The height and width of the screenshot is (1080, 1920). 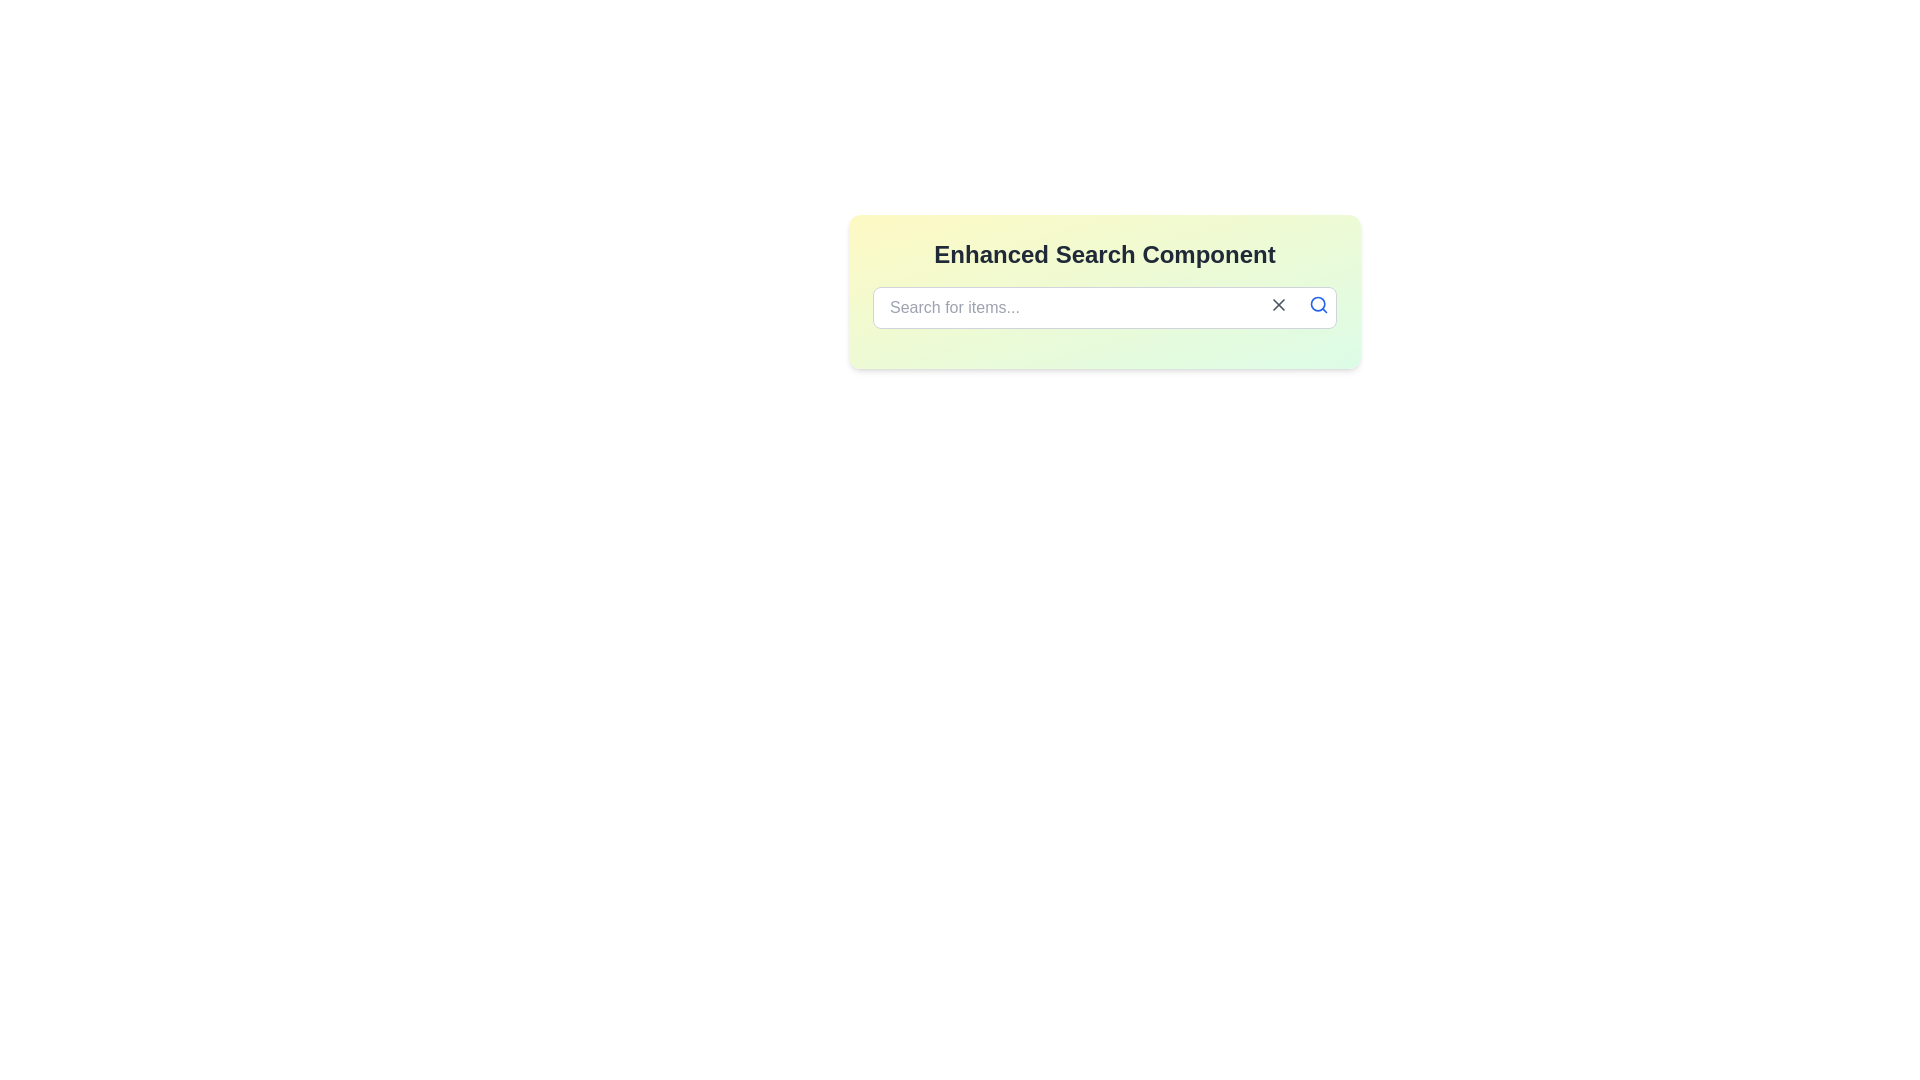 I want to click on to select any text within the text input field located in the 'Enhanced Search Component' beneath the title, so click(x=1103, y=308).